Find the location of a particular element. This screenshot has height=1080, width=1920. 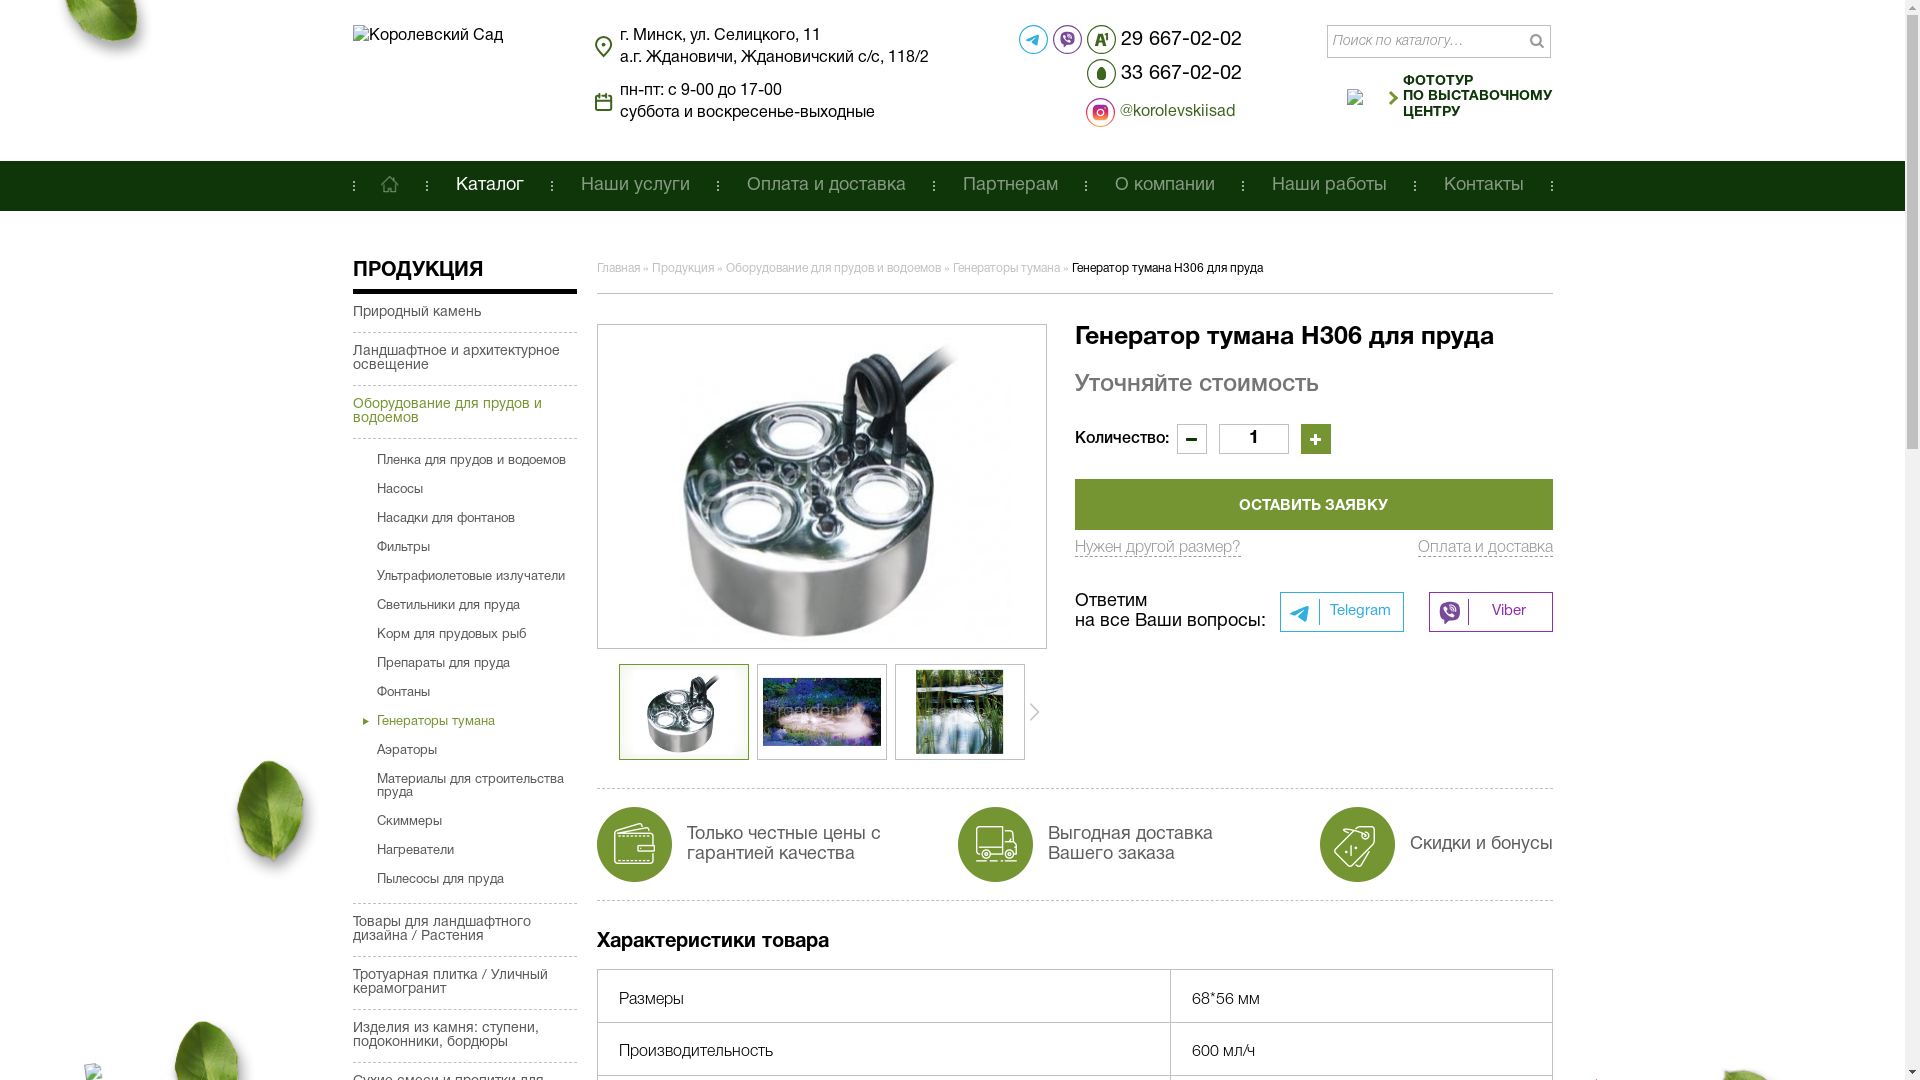

'29 667-02-02' is located at coordinates (1085, 39).